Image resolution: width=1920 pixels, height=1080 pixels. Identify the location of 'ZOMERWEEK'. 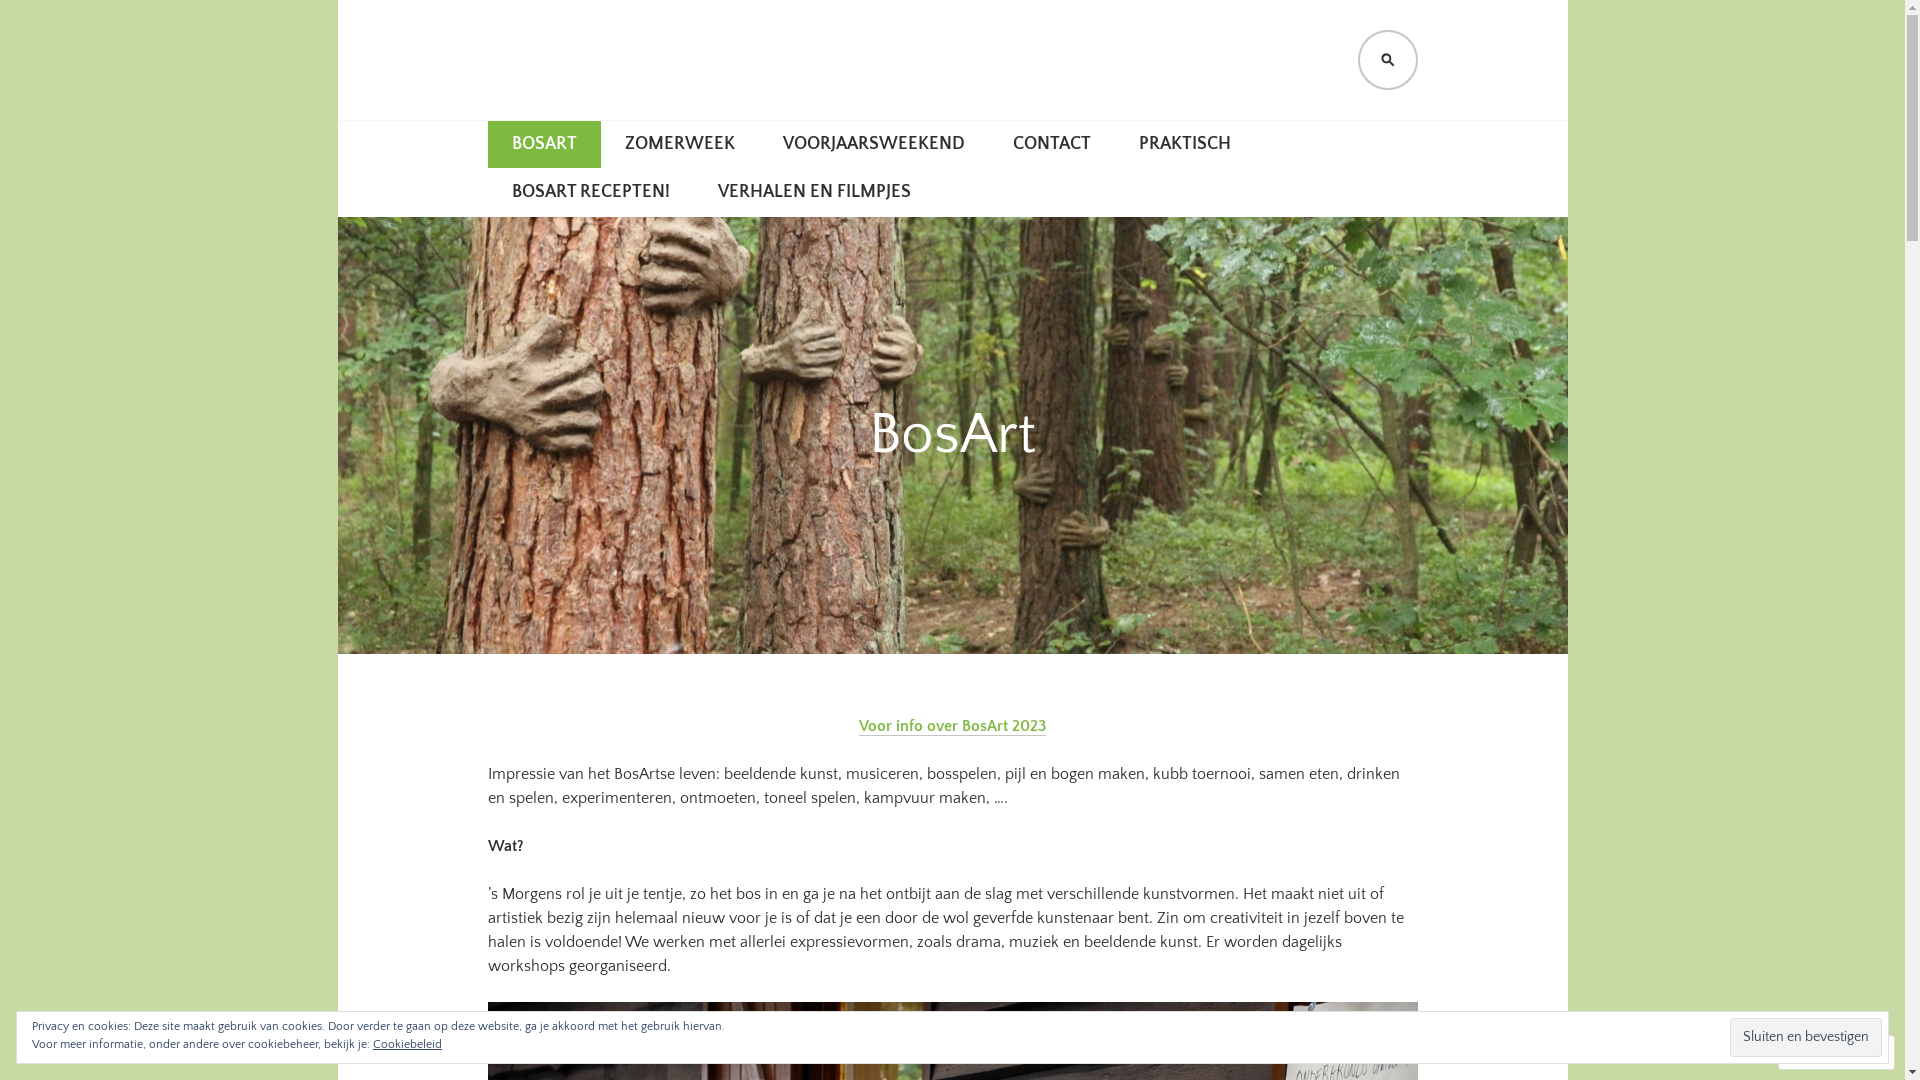
(678, 144).